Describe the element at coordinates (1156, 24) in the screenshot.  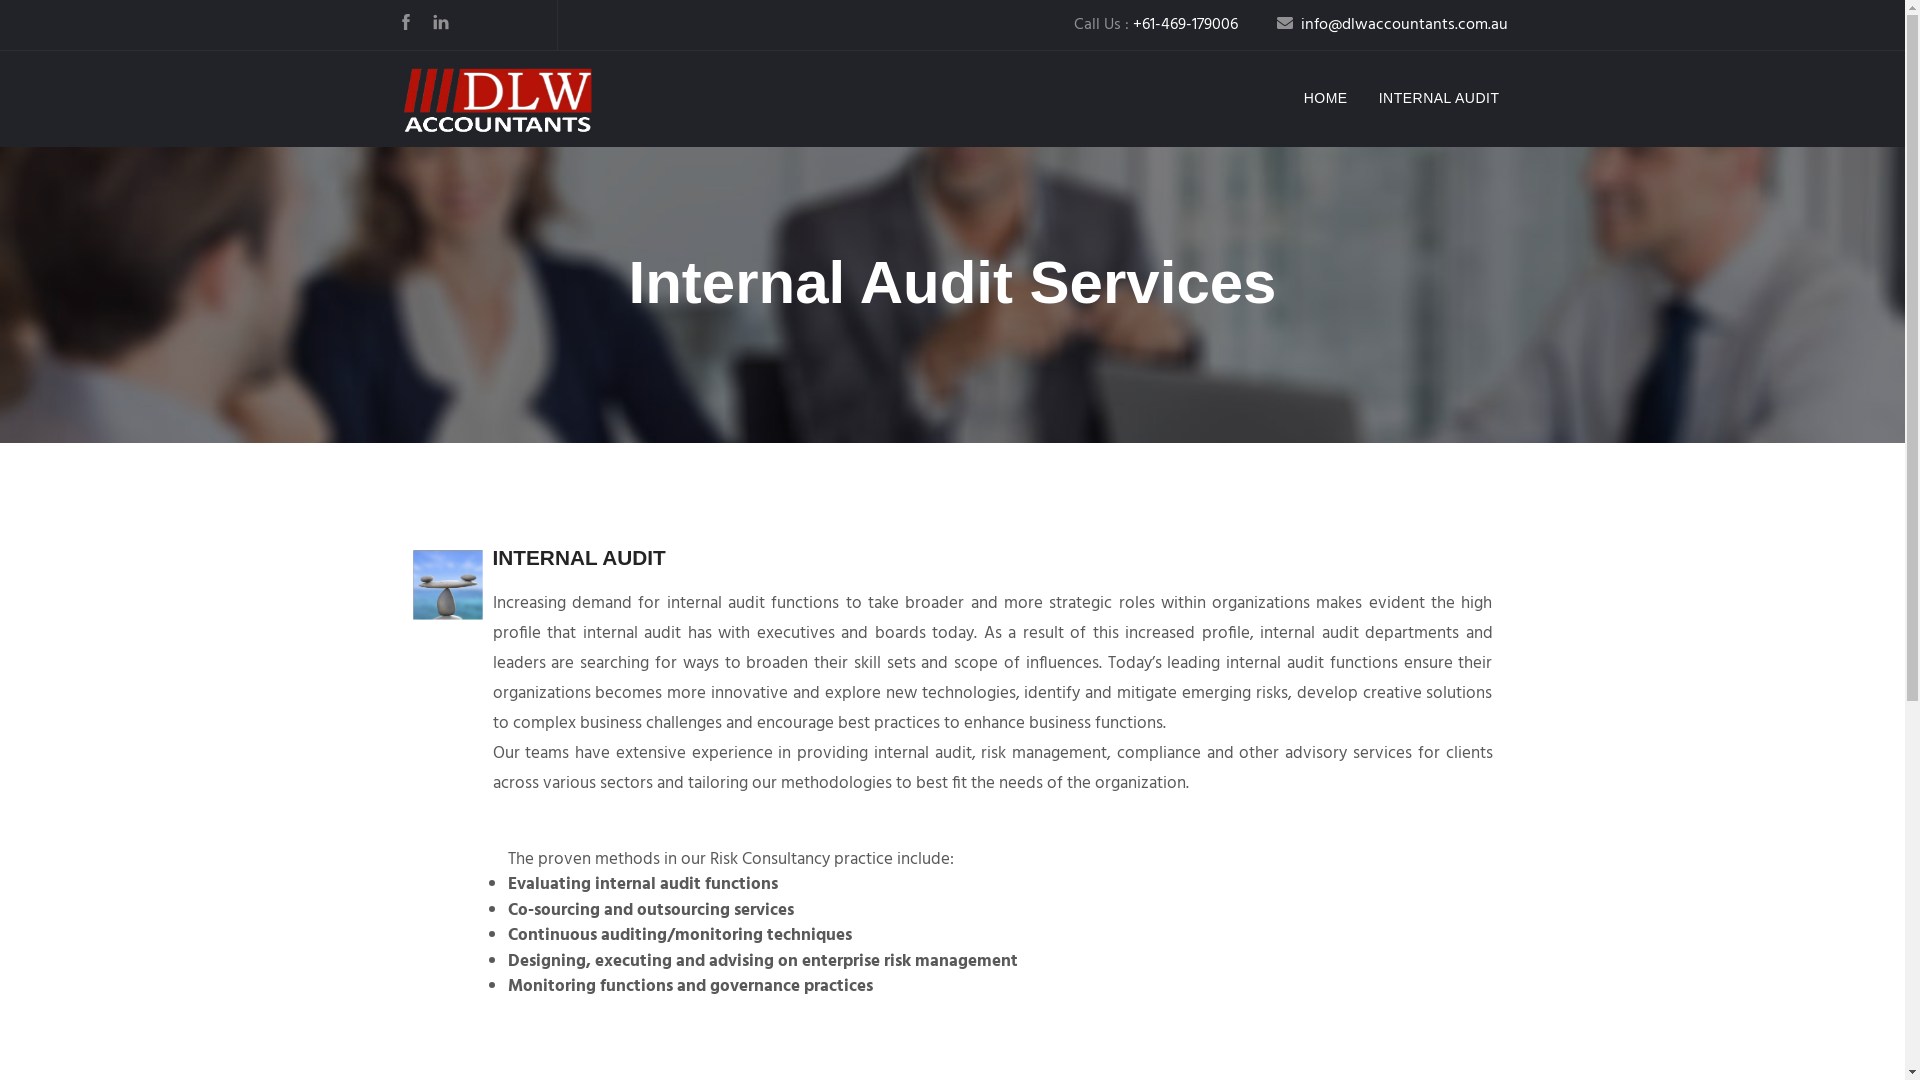
I see `'Call Us : +61-469-179006'` at that location.